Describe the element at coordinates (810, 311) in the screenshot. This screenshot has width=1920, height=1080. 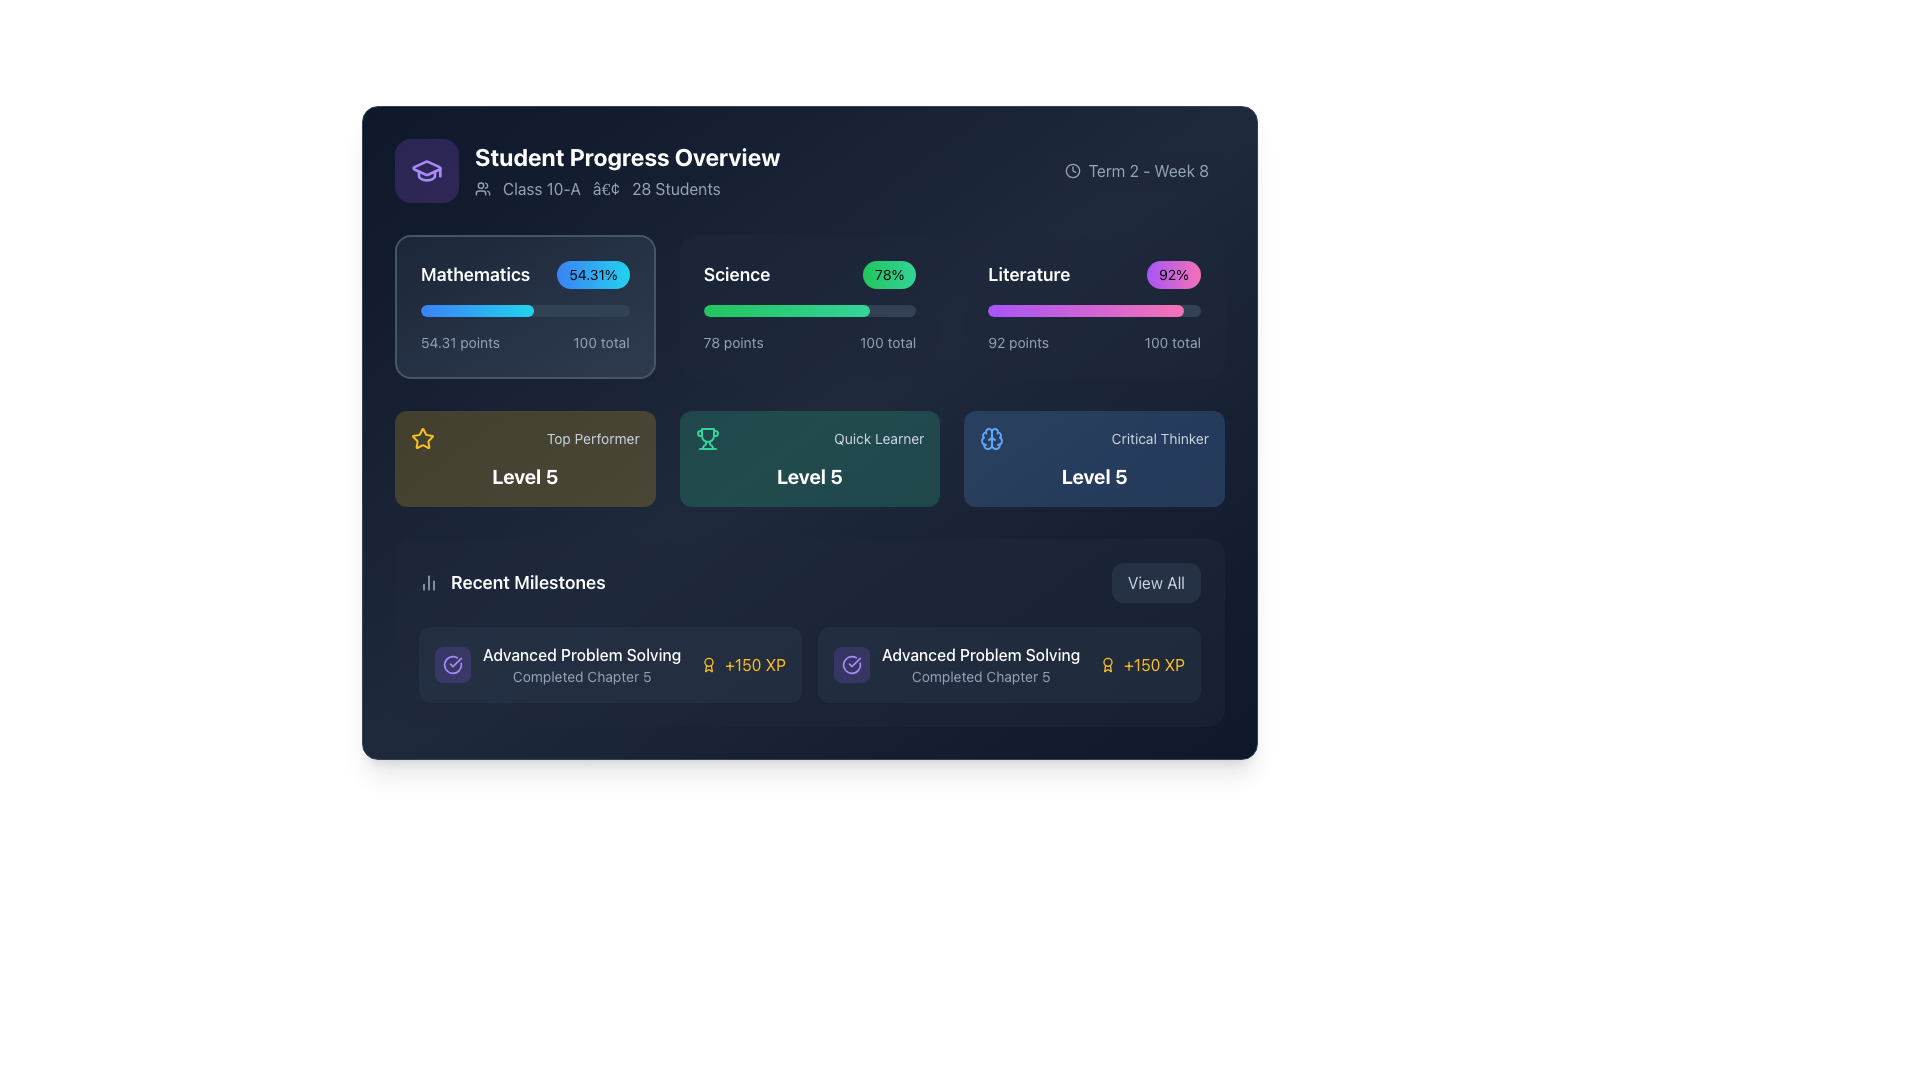
I see `the horizontal rectangular progress bar in the 'Science' section, which has a dark gray background and a green gradient-filled portion indicating 78% completion` at that location.